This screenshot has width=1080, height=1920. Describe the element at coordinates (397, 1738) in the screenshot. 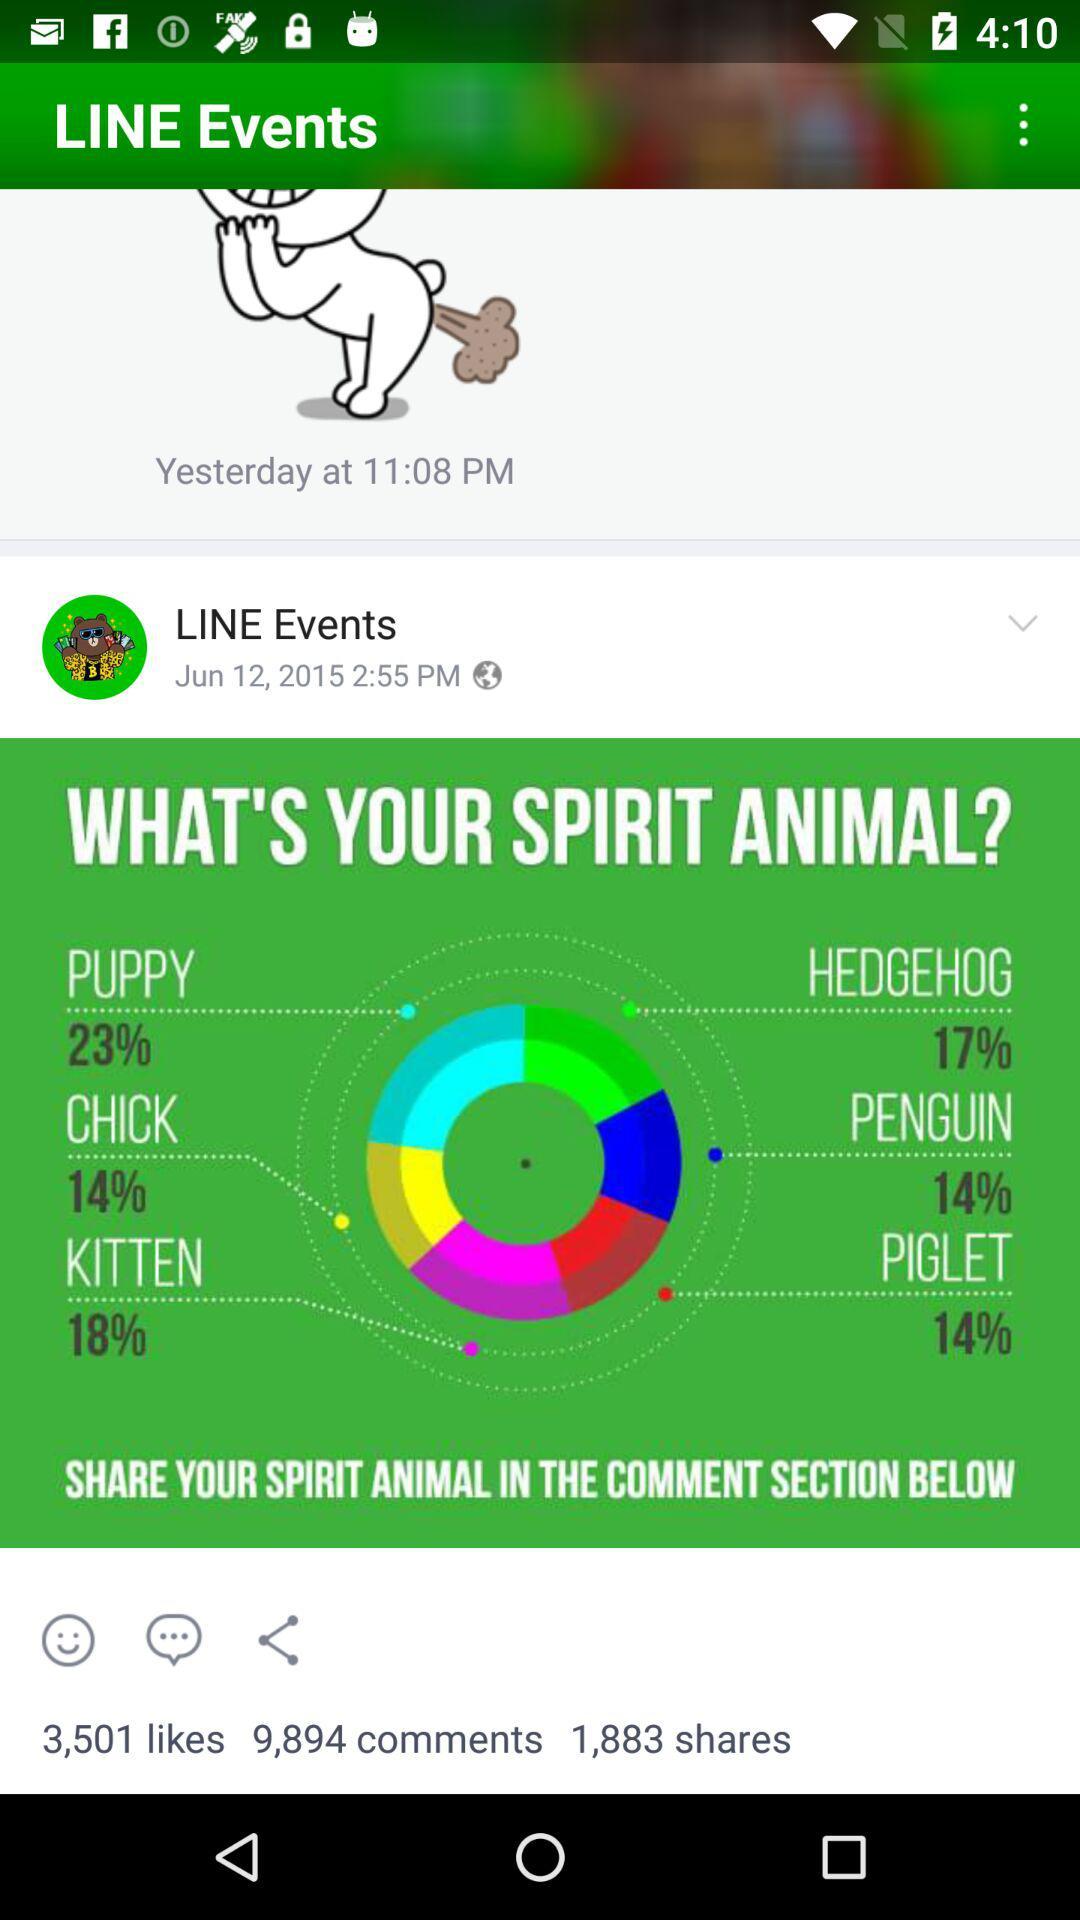

I see `item next to the 3,501 likes` at that location.